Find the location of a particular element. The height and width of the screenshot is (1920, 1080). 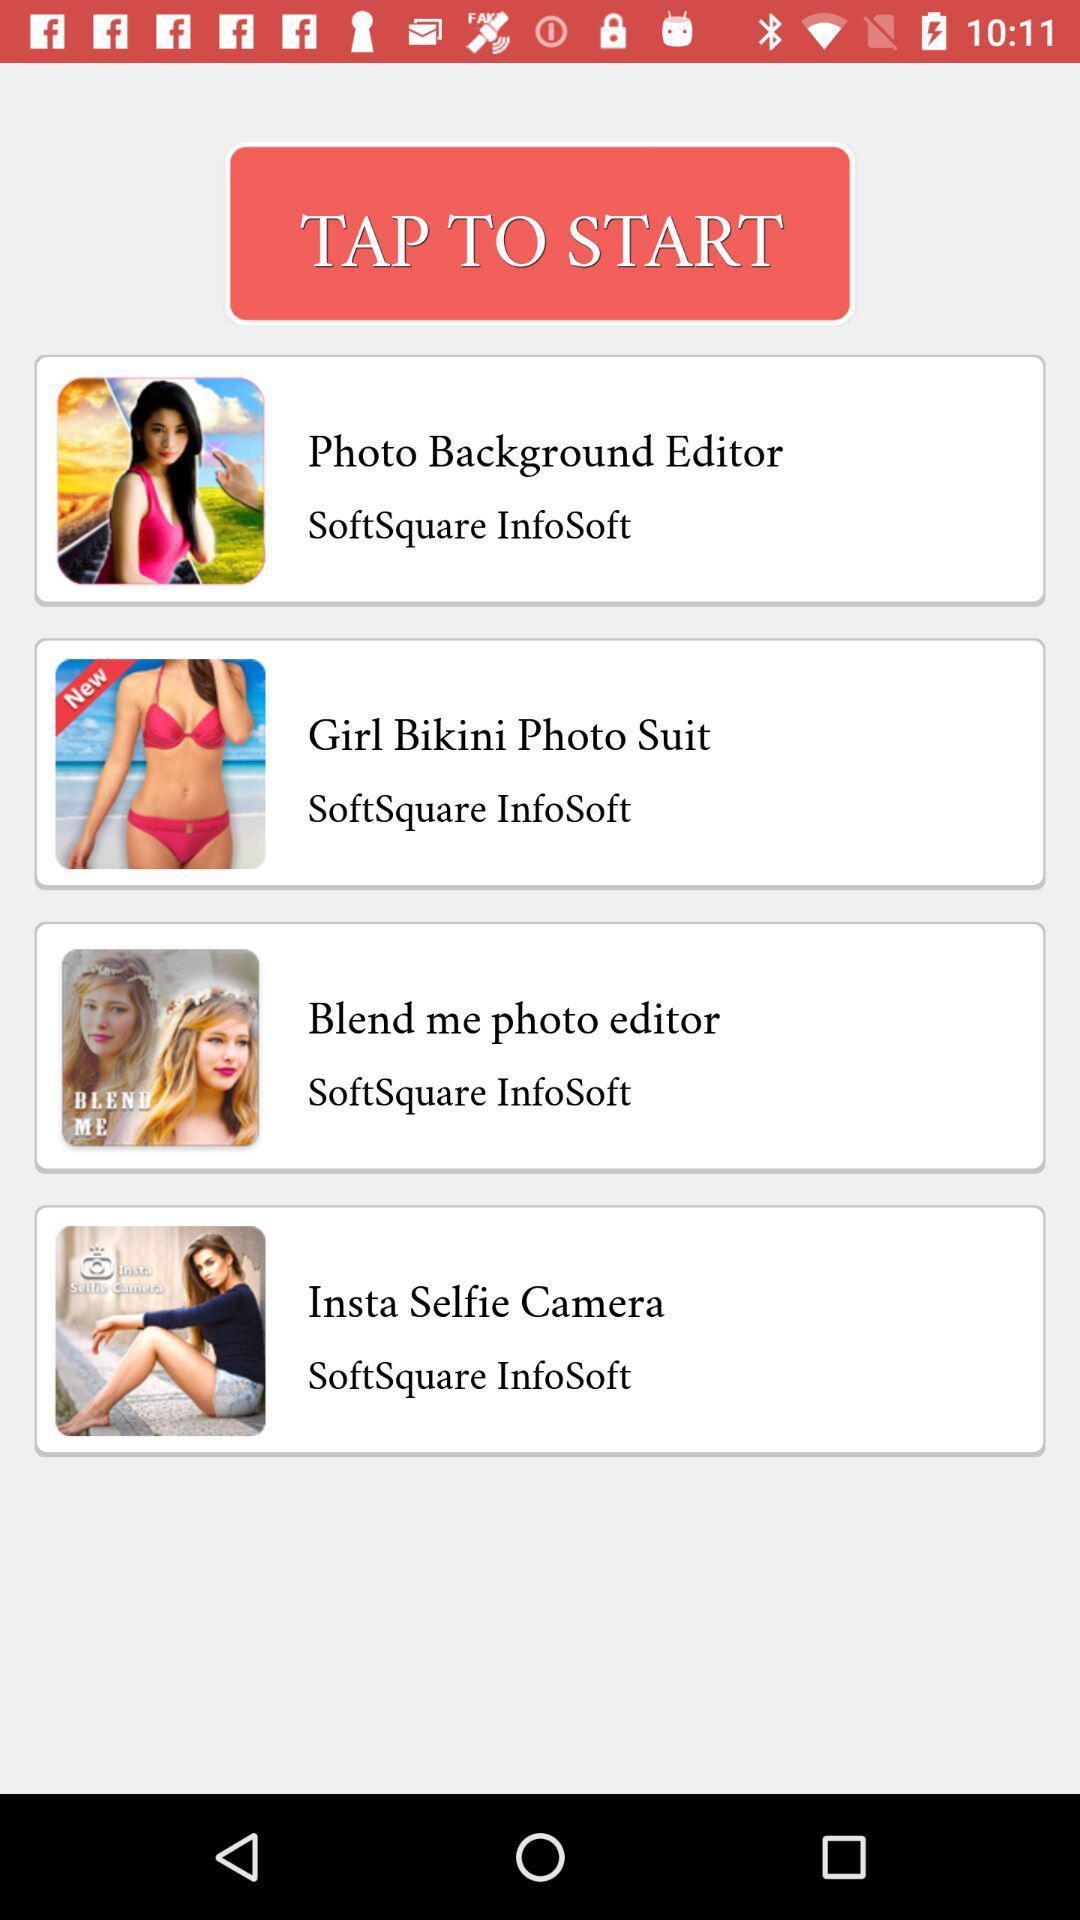

item below softsquare infosoft icon is located at coordinates (486, 1296).